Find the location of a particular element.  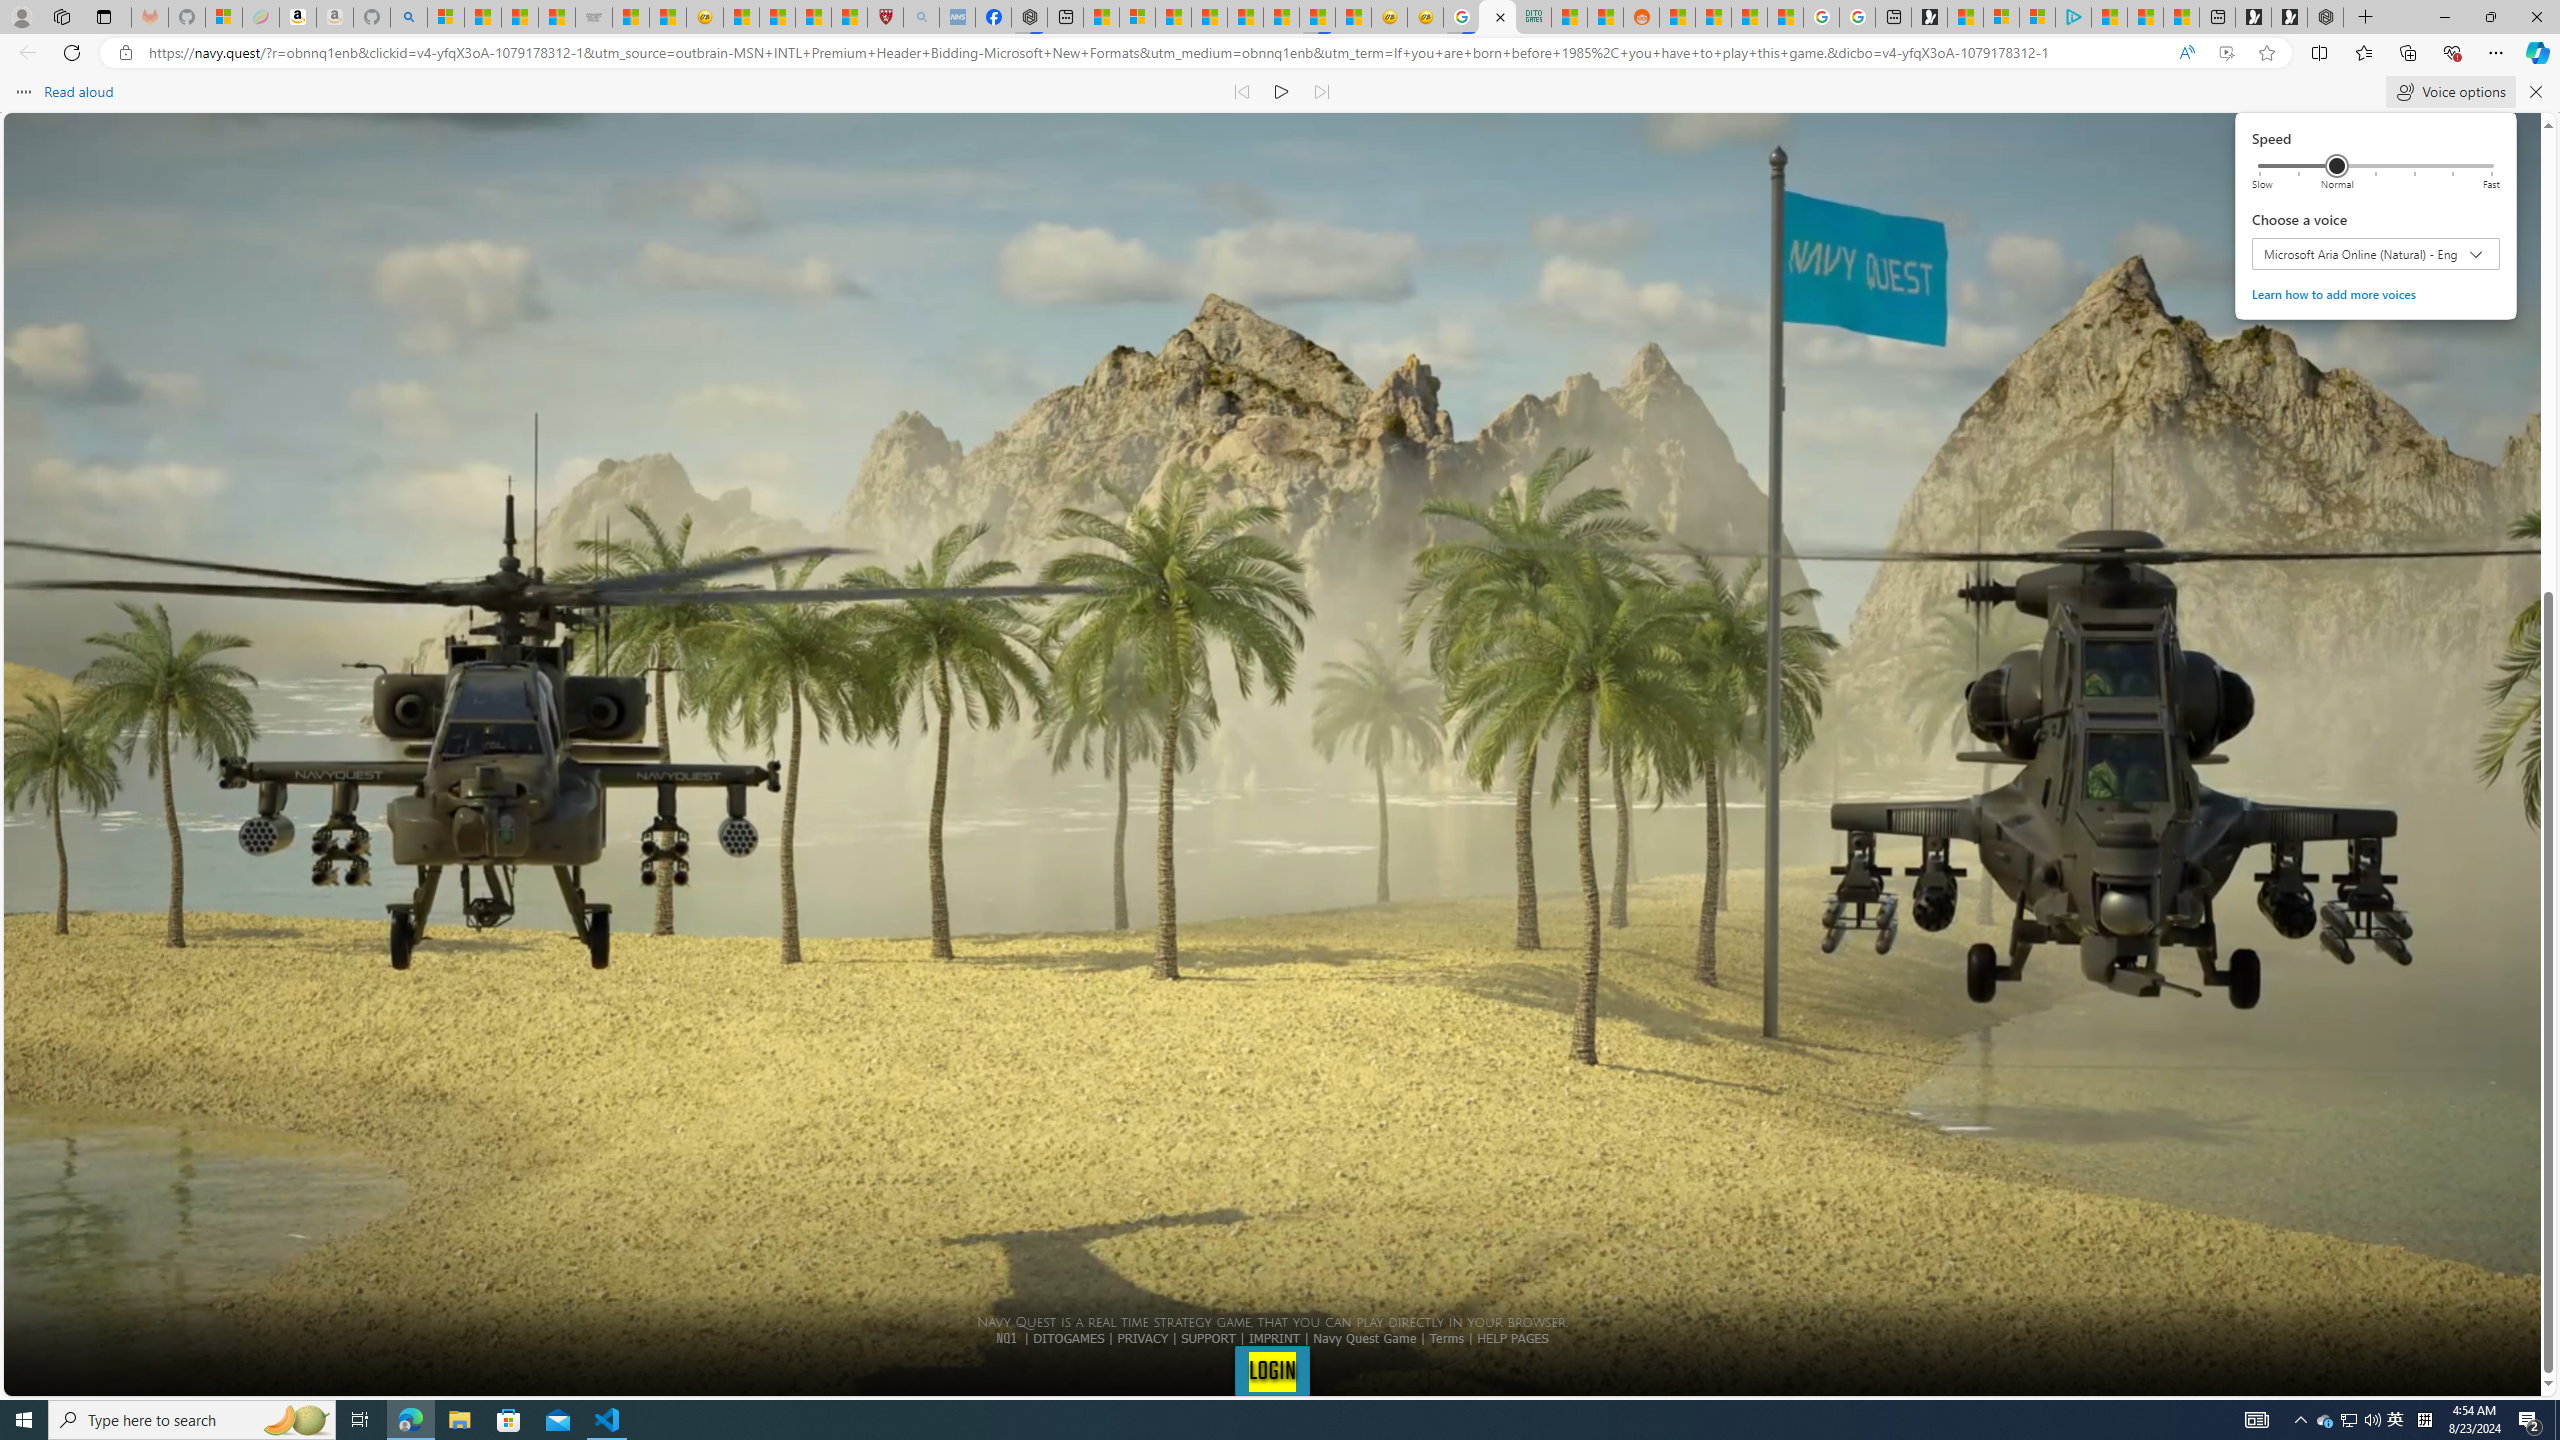

'Visual Studio Code - 1 running window' is located at coordinates (607, 1418).